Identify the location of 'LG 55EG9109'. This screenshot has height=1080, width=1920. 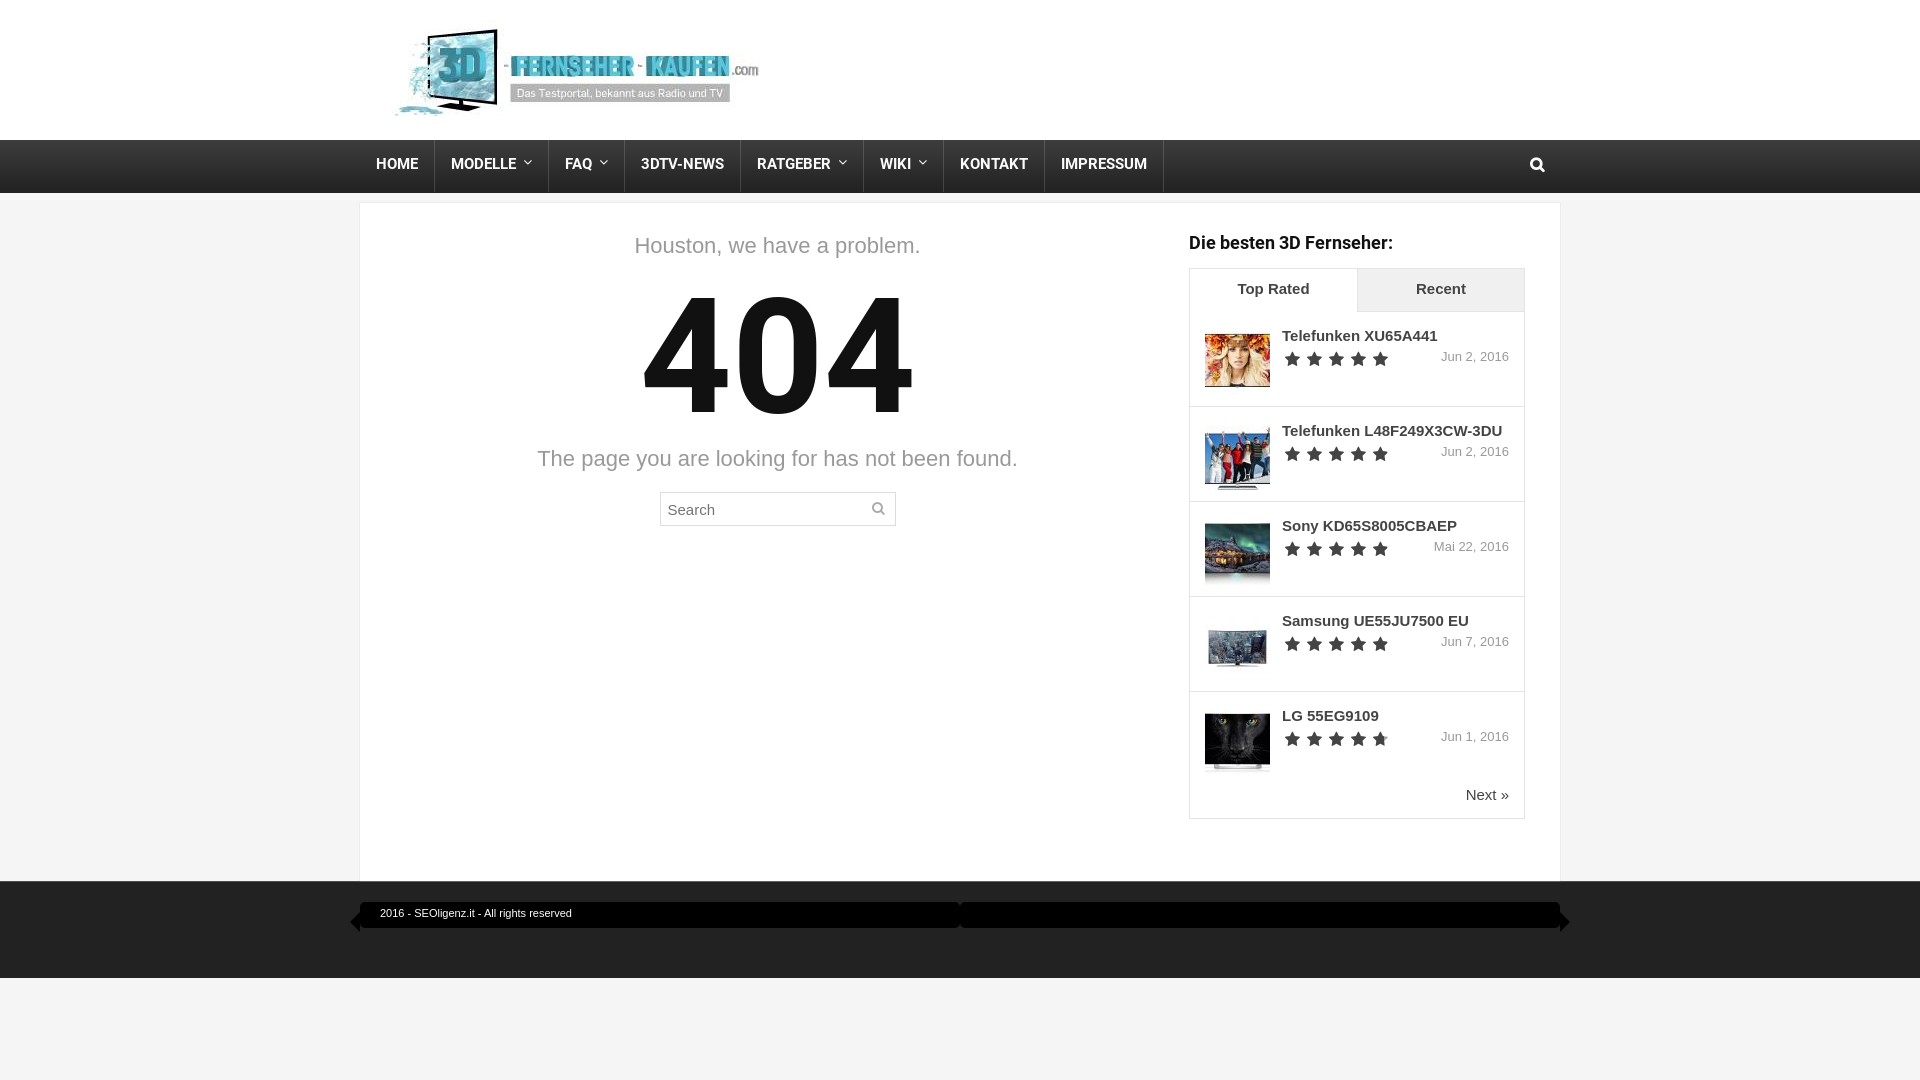
(1330, 714).